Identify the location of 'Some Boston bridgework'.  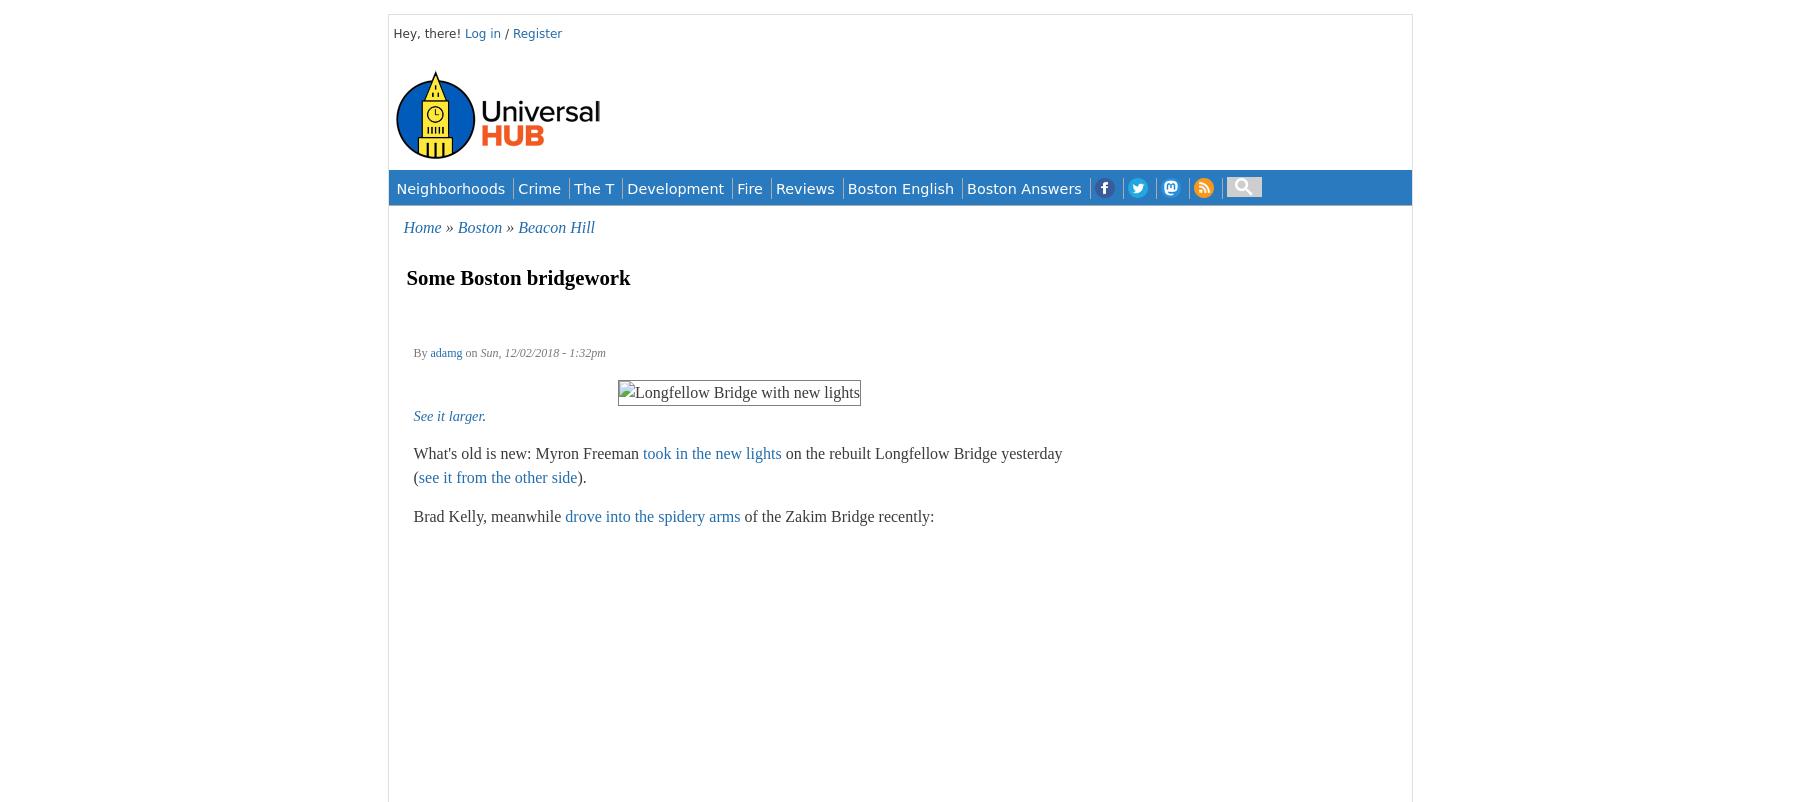
(406, 276).